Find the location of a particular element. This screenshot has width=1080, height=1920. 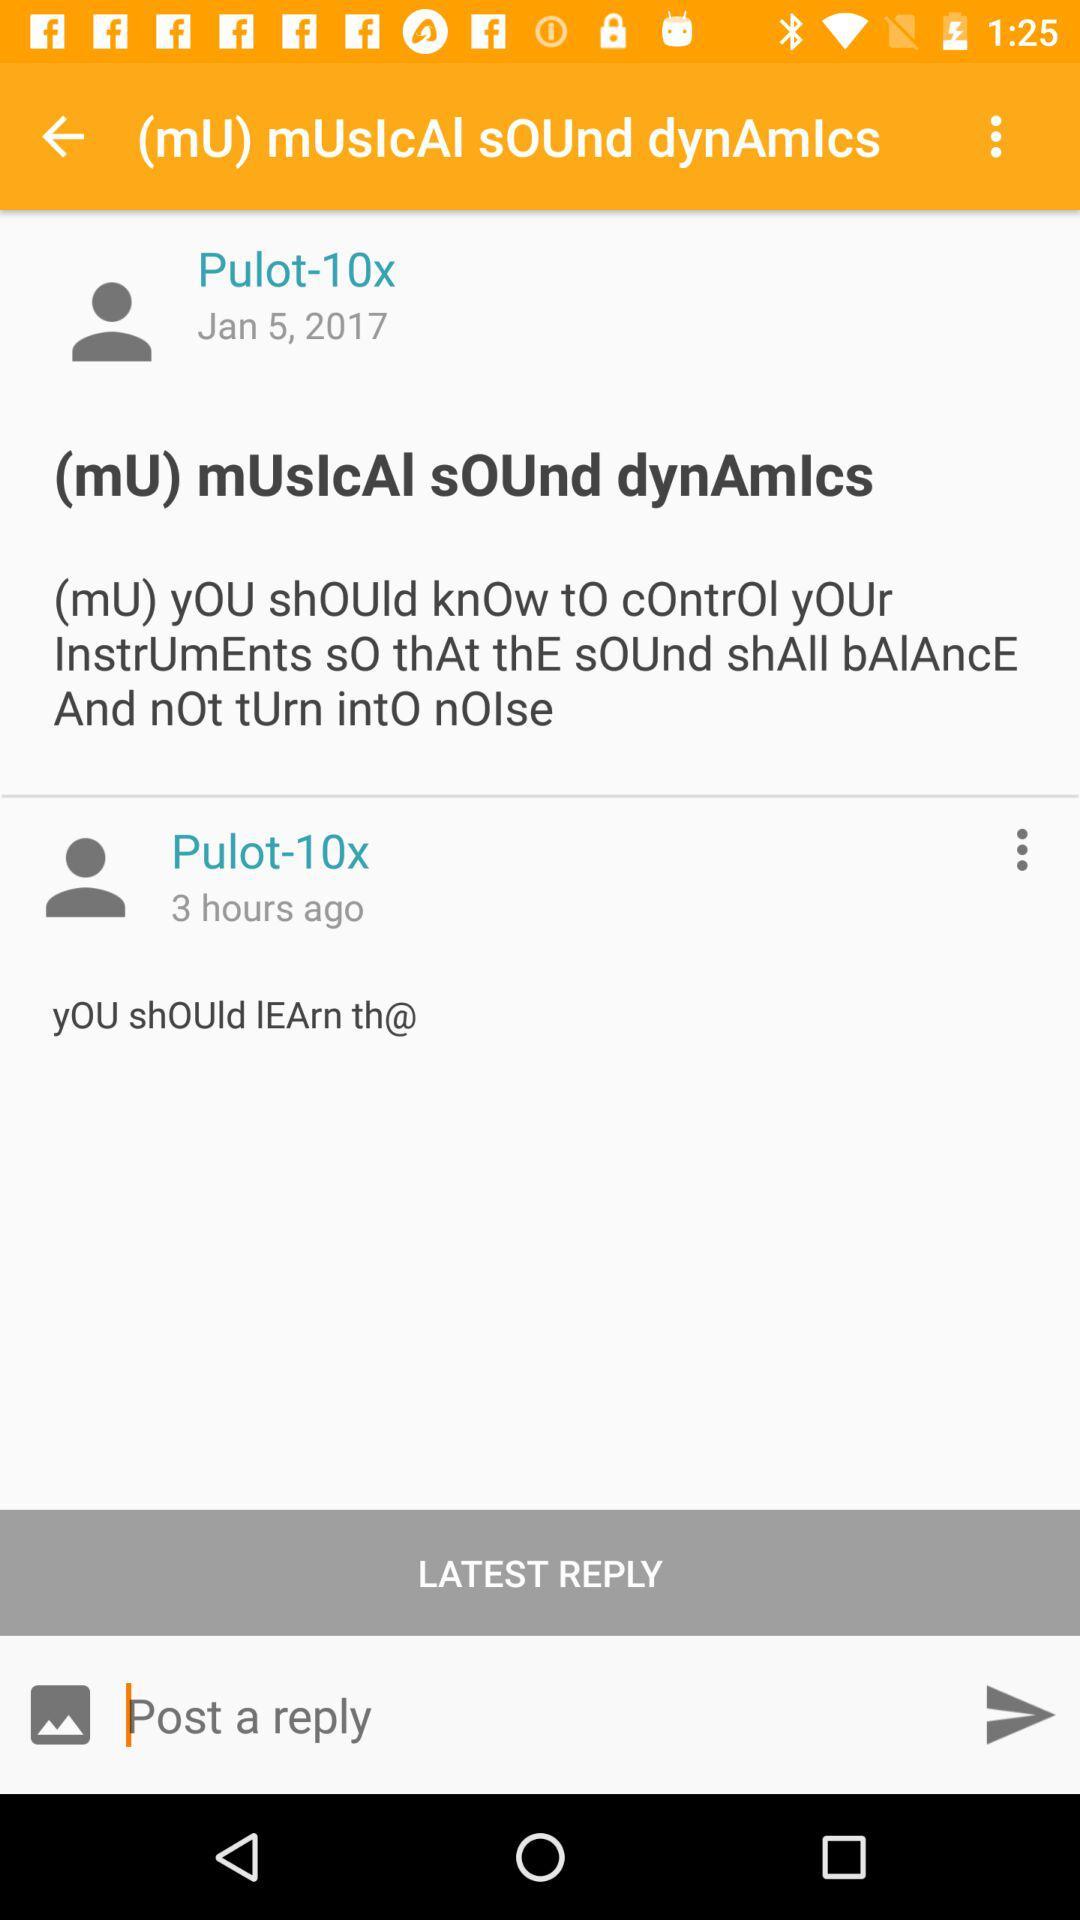

icon below latest reply icon is located at coordinates (1019, 1713).